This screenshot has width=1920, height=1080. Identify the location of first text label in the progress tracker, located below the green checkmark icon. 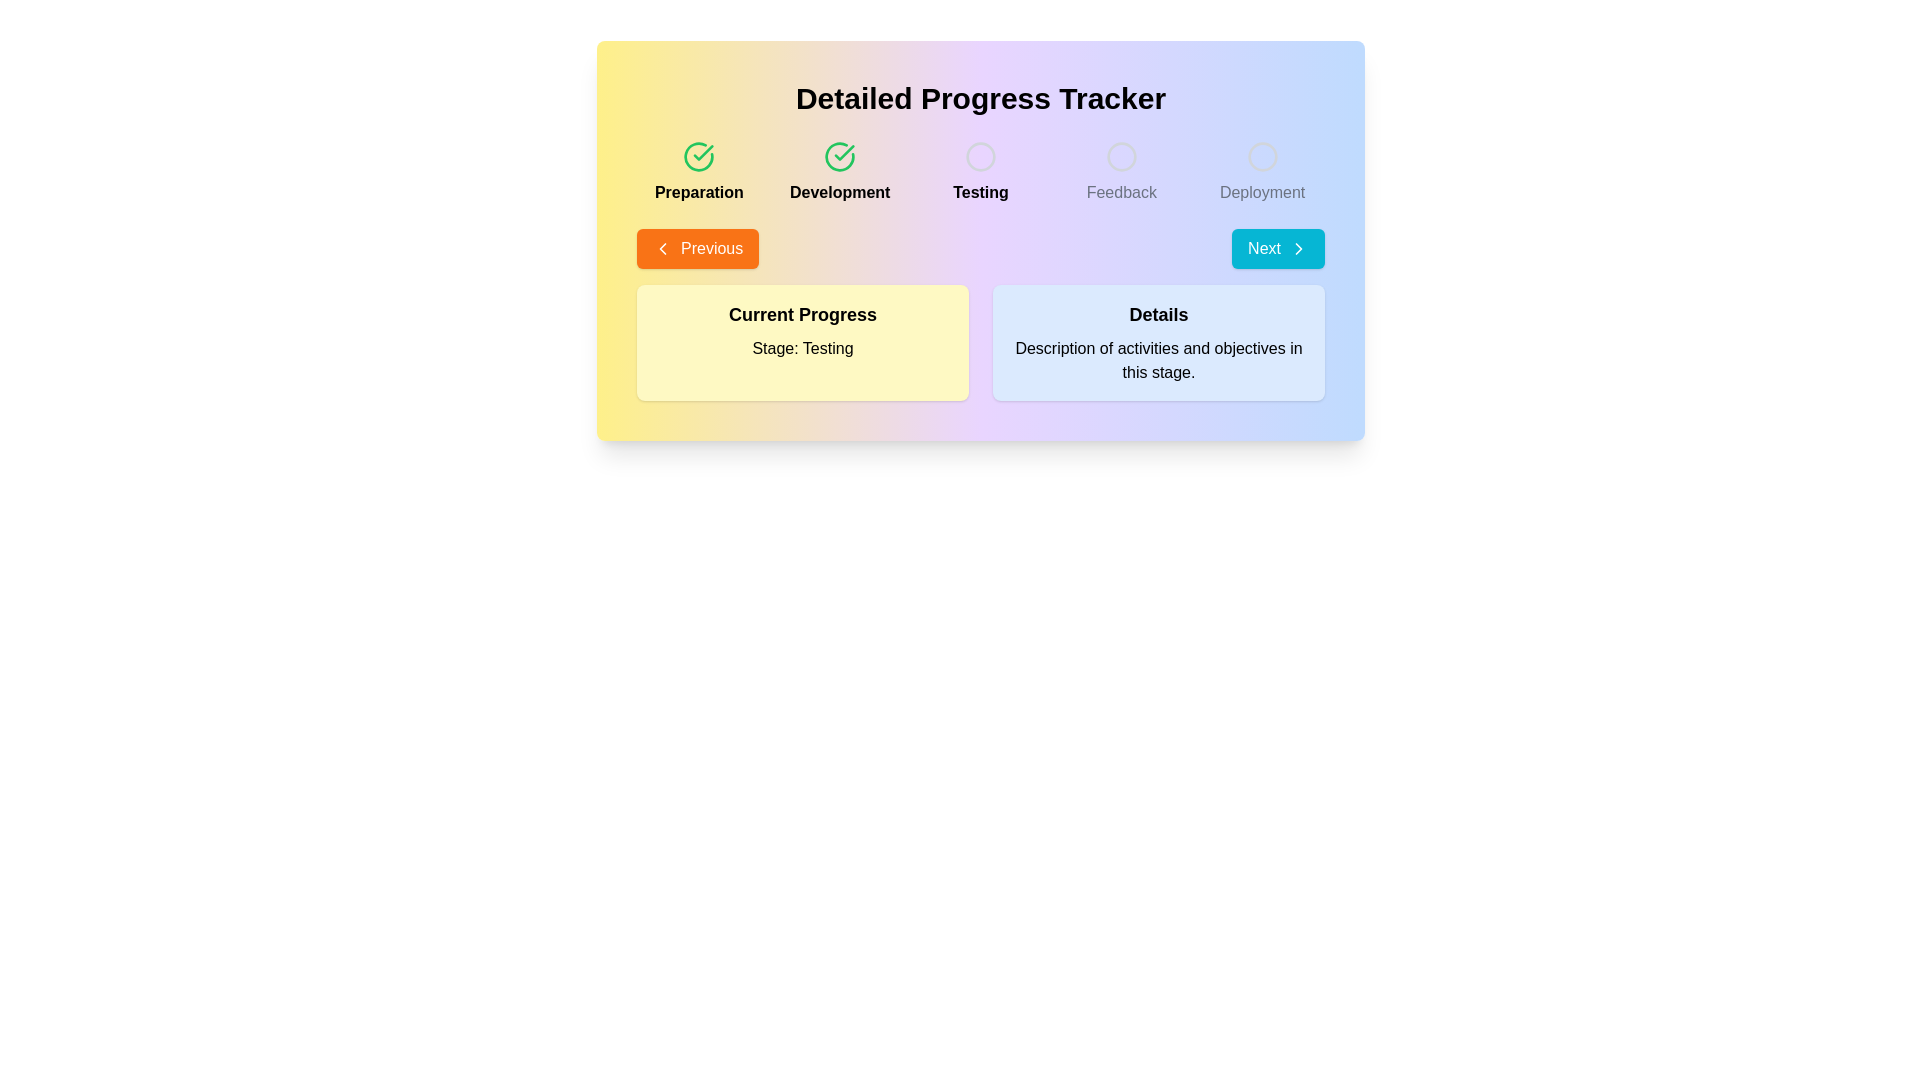
(699, 192).